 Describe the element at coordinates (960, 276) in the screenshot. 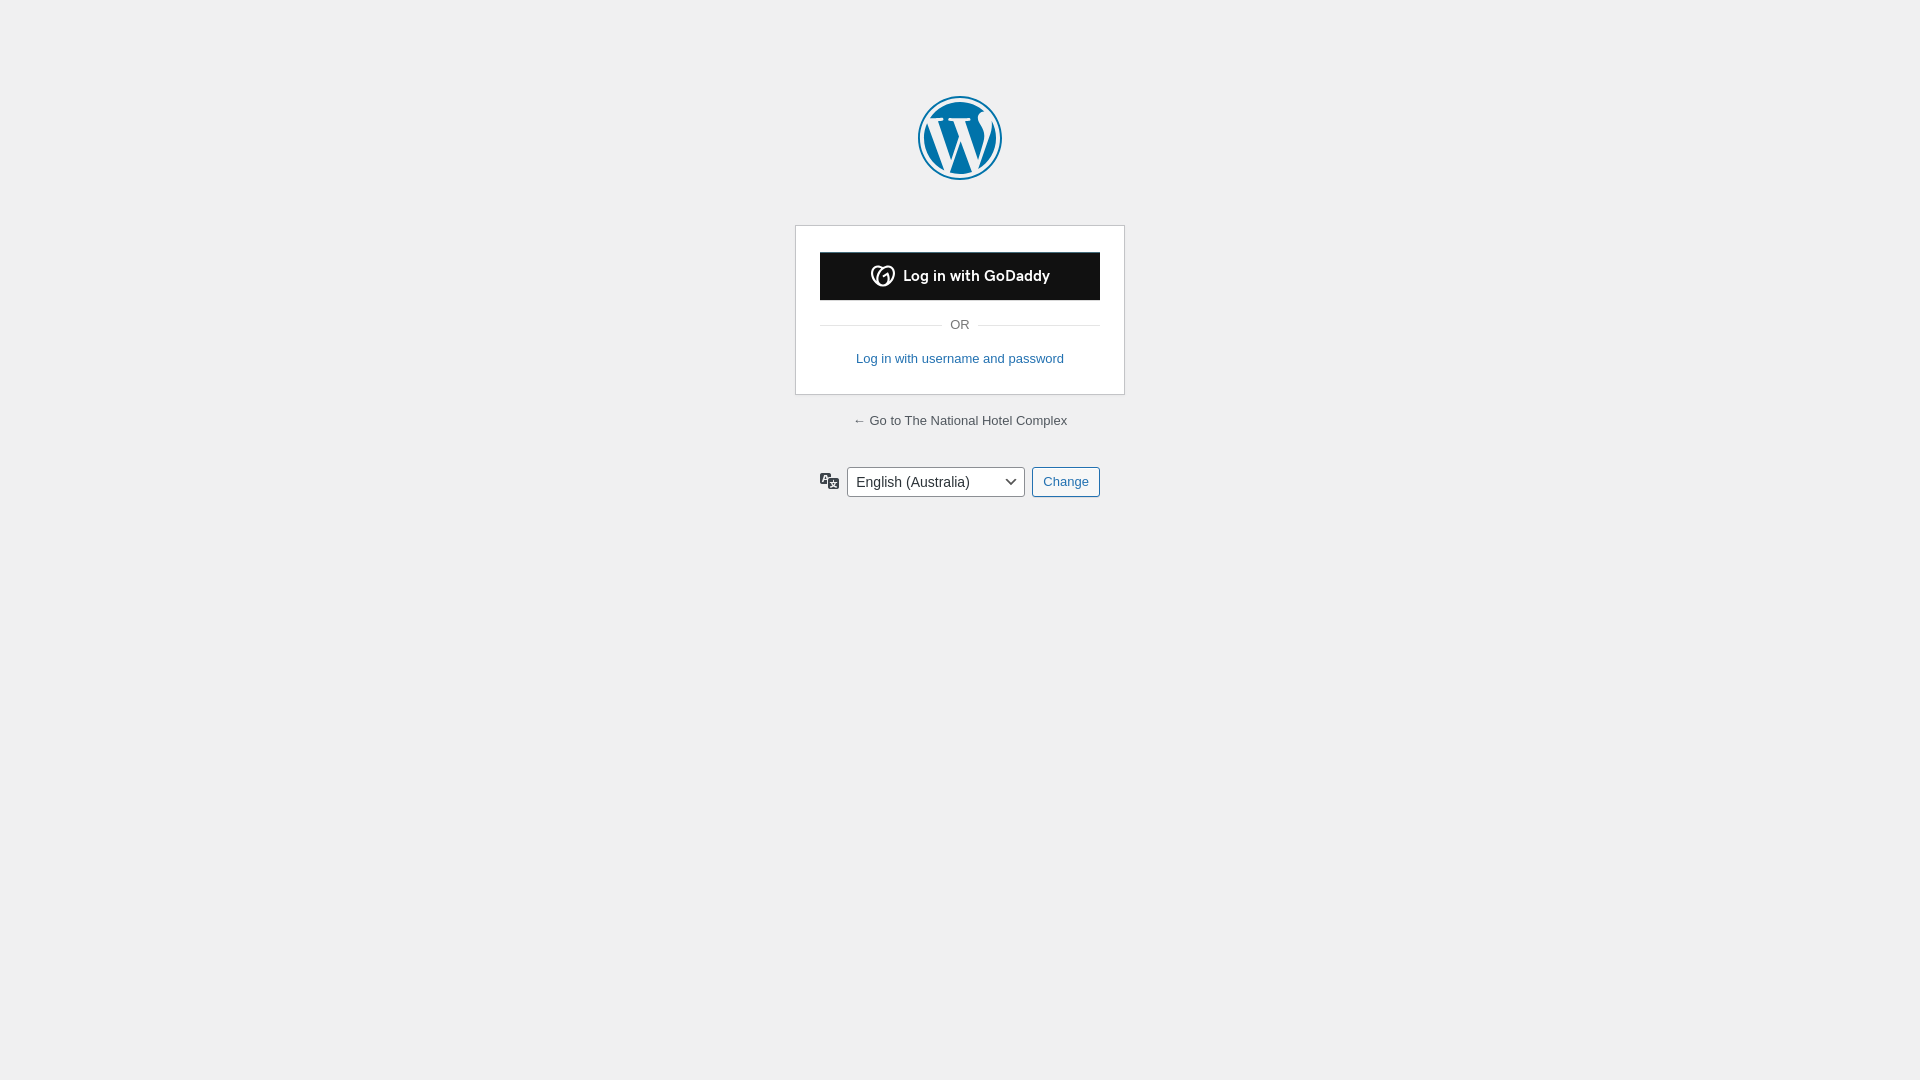

I see `'Log in with GoDaddy'` at that location.